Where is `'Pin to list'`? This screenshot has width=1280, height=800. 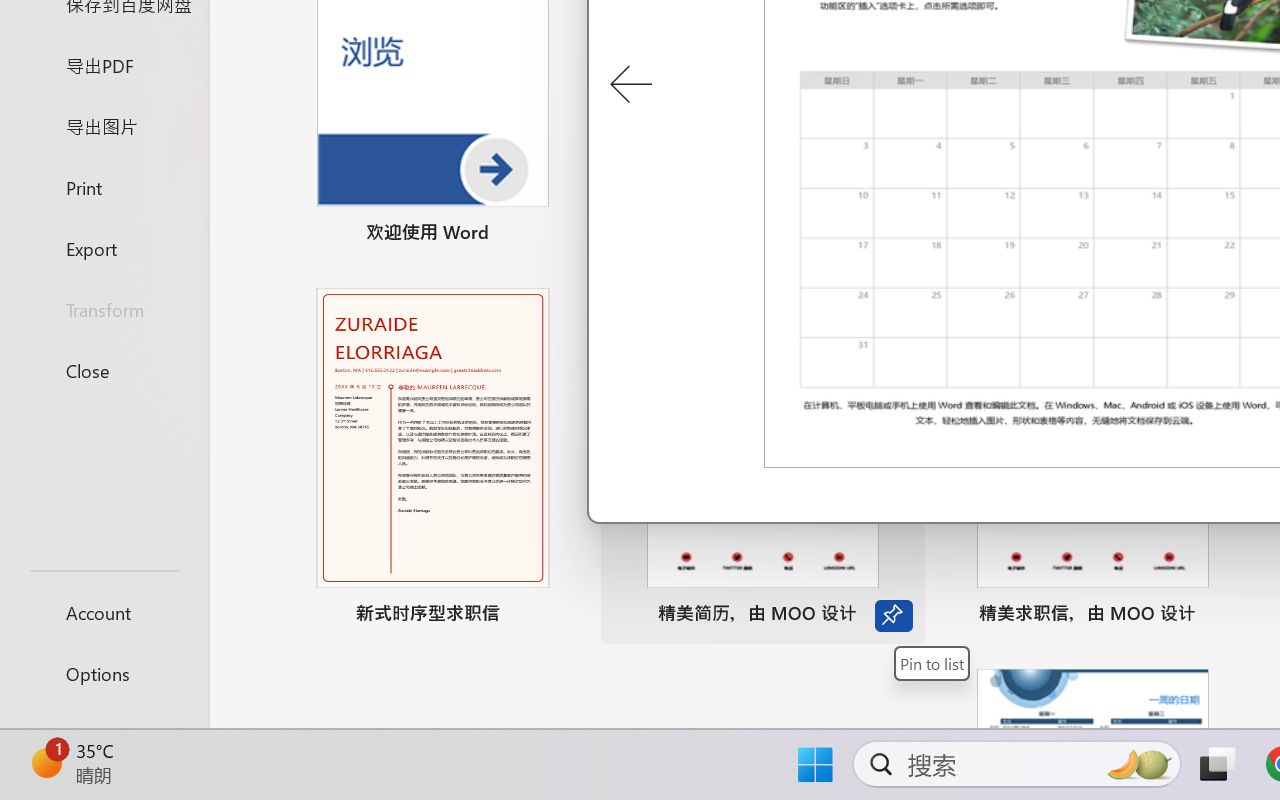 'Pin to list' is located at coordinates (930, 662).